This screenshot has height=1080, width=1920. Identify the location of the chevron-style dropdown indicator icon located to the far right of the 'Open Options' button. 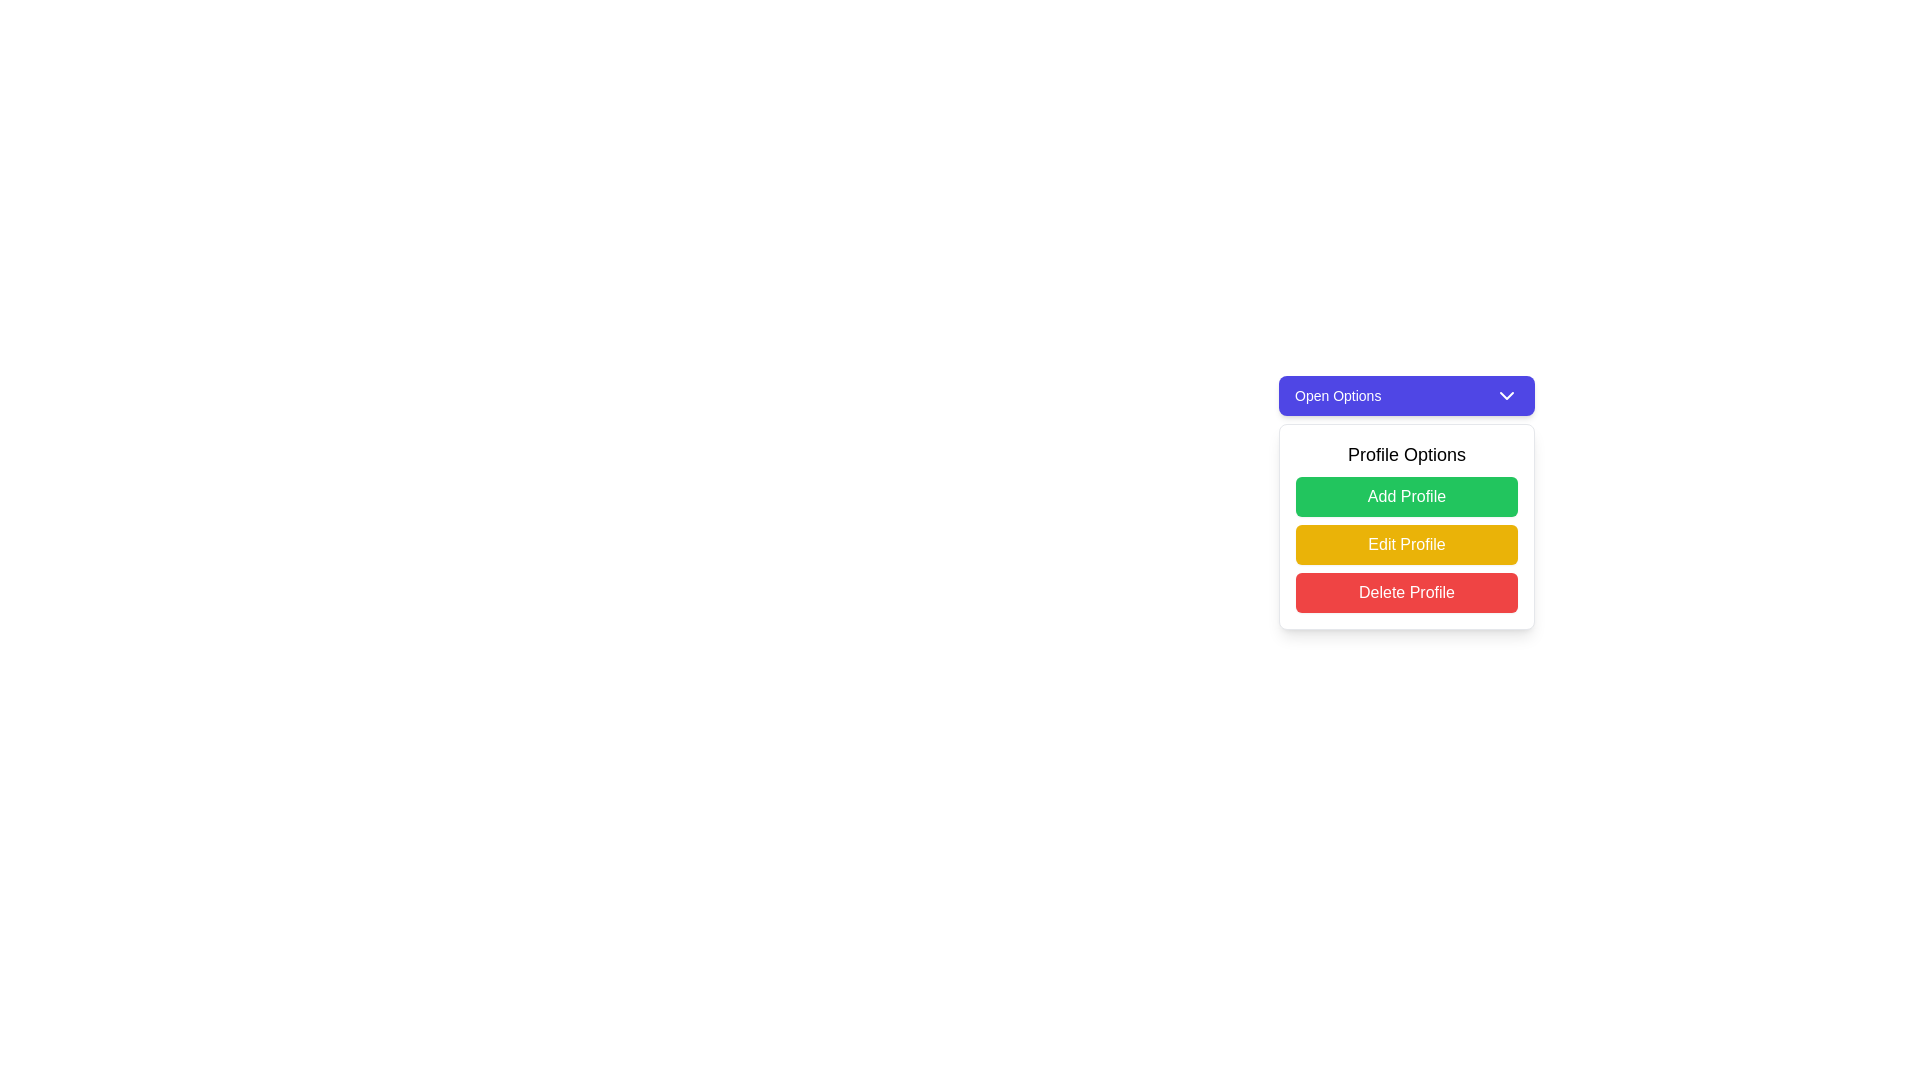
(1507, 396).